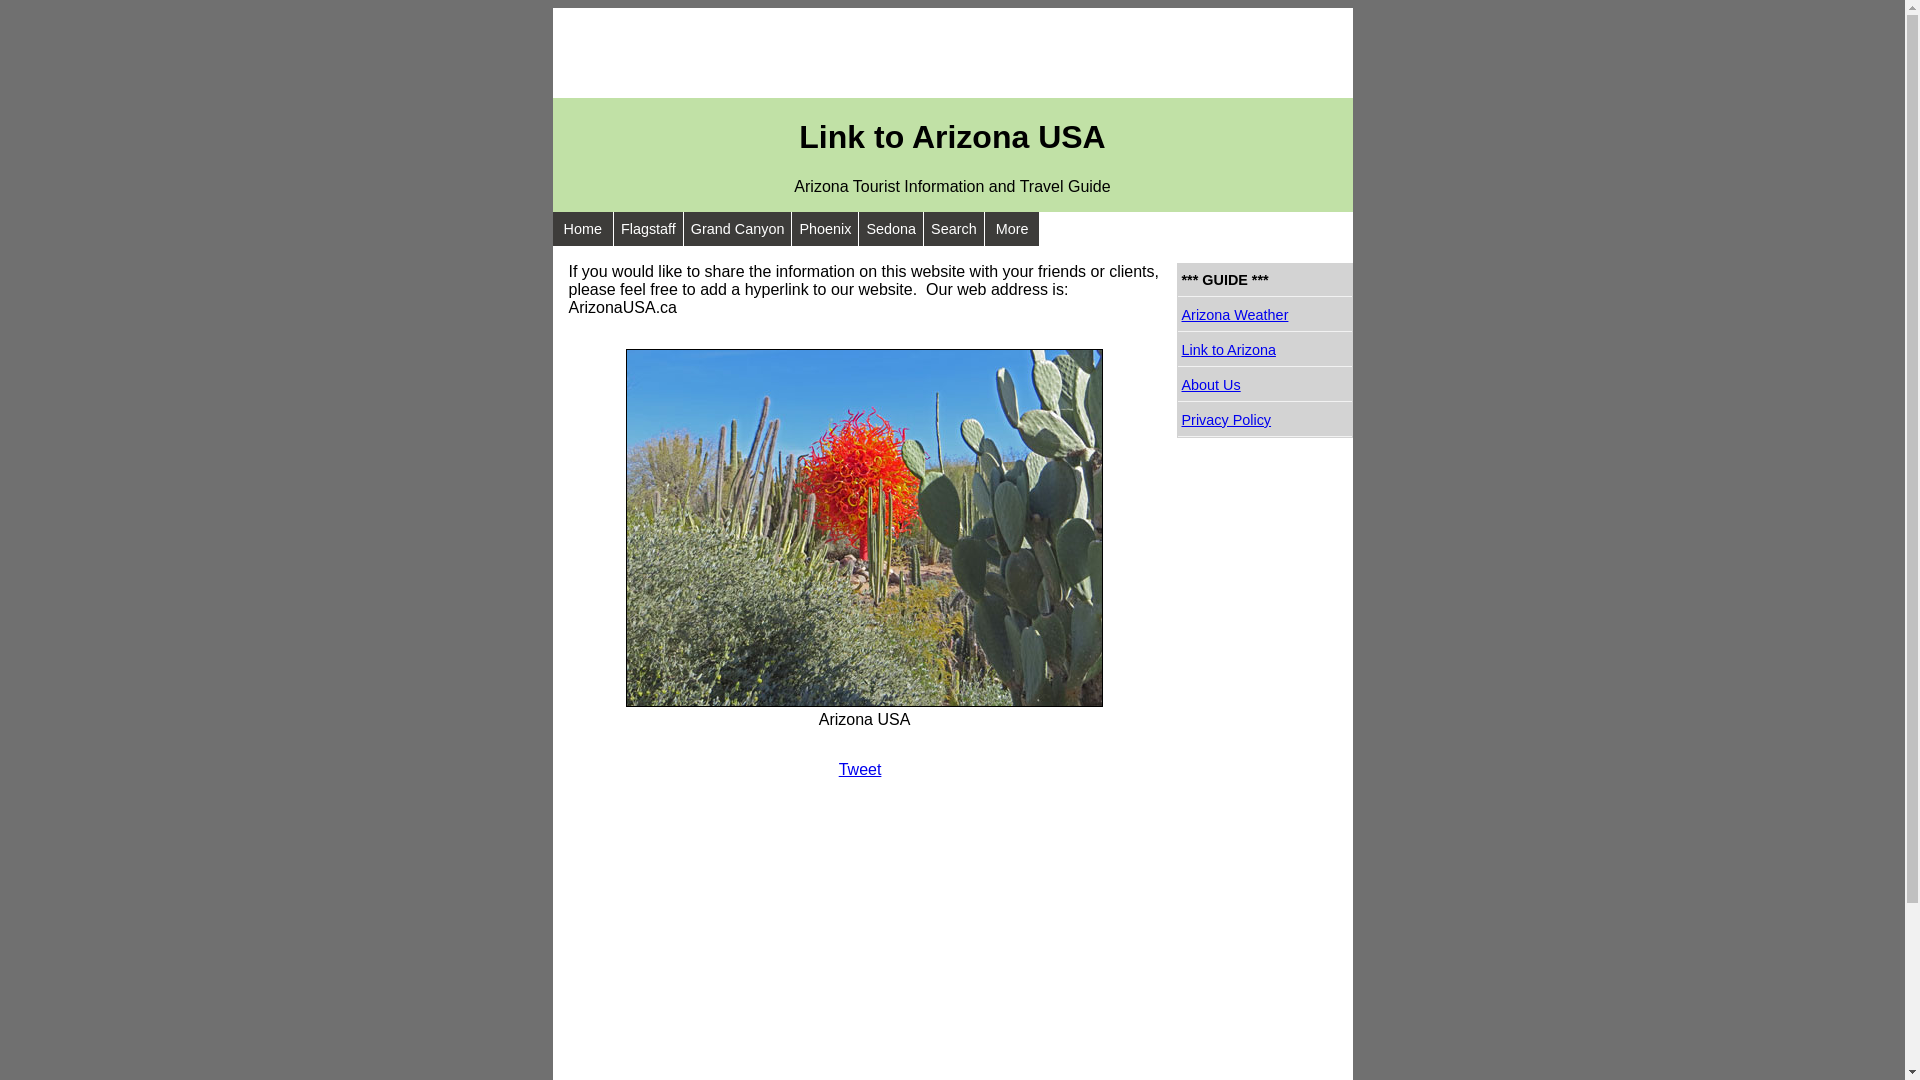  Describe the element at coordinates (1264, 385) in the screenshot. I see `'About Us'` at that location.